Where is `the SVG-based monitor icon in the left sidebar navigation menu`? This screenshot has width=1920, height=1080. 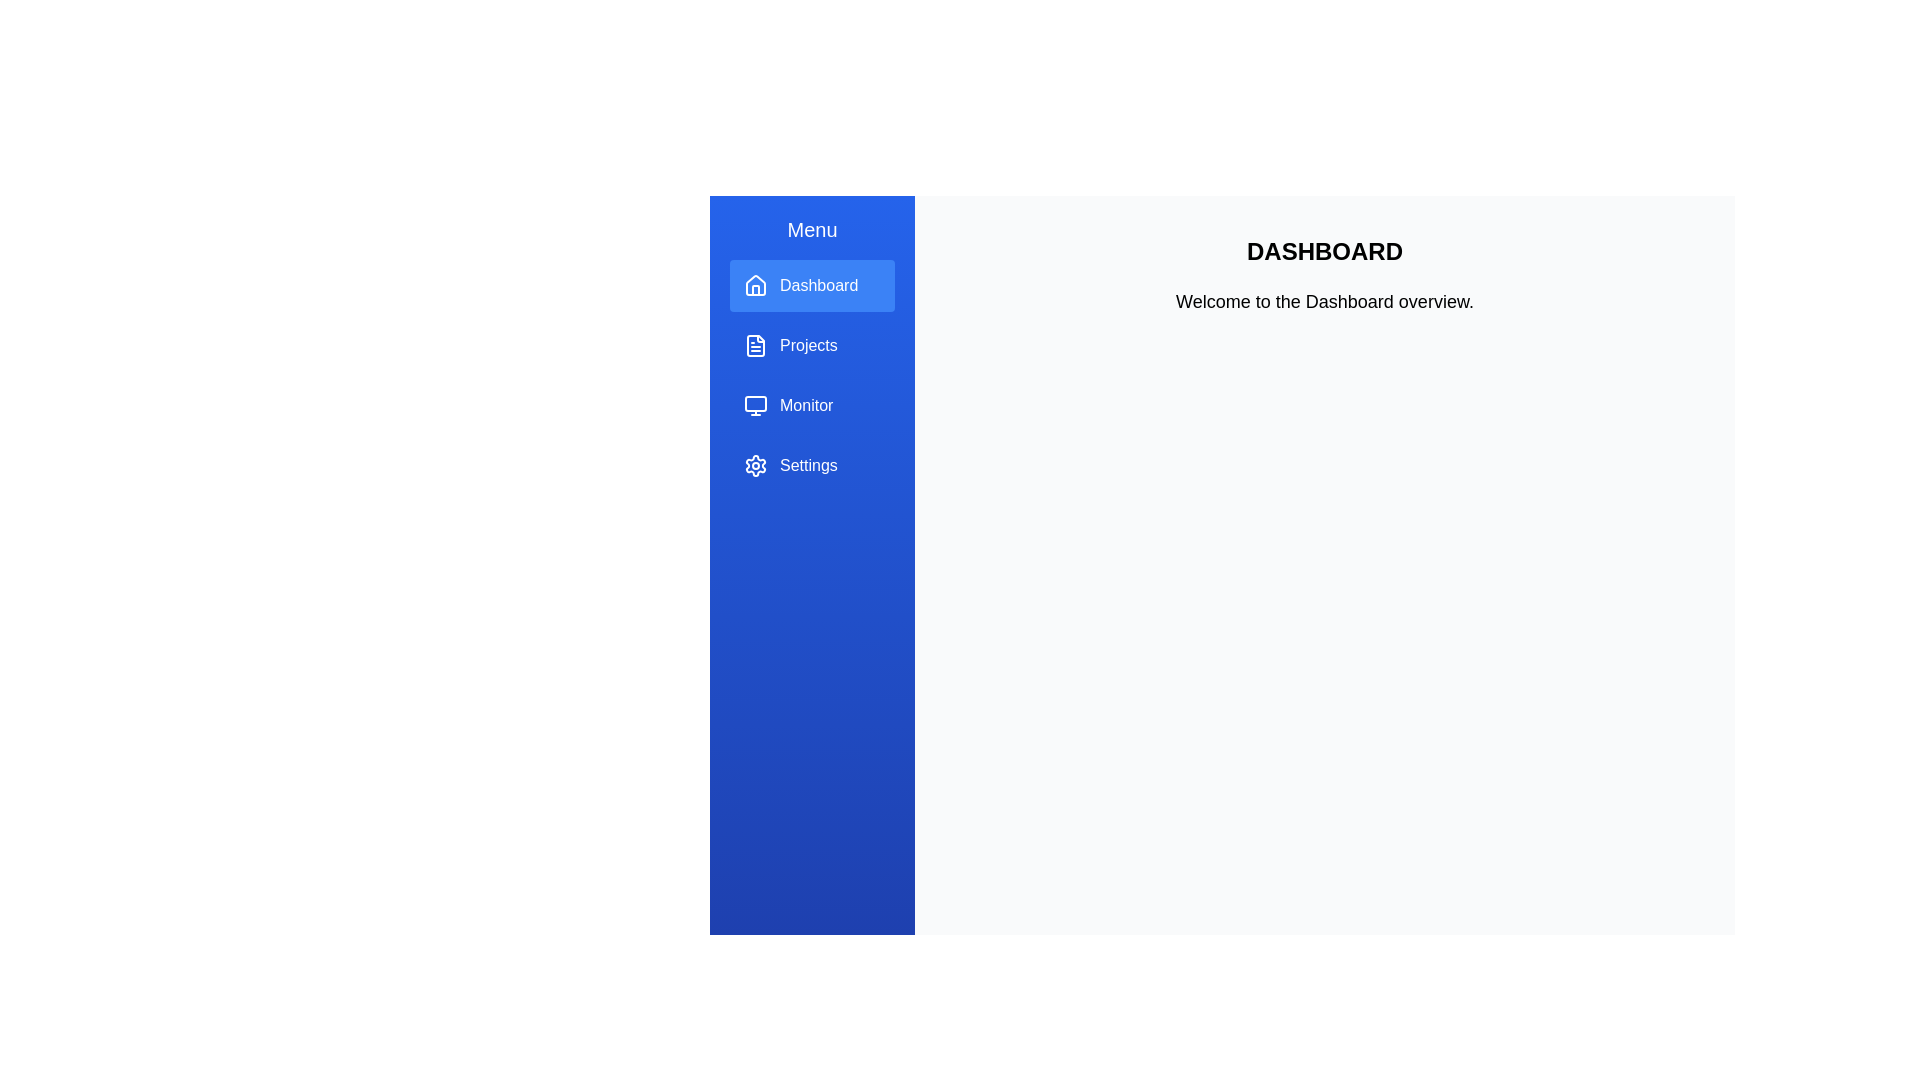 the SVG-based monitor icon in the left sidebar navigation menu is located at coordinates (754, 405).